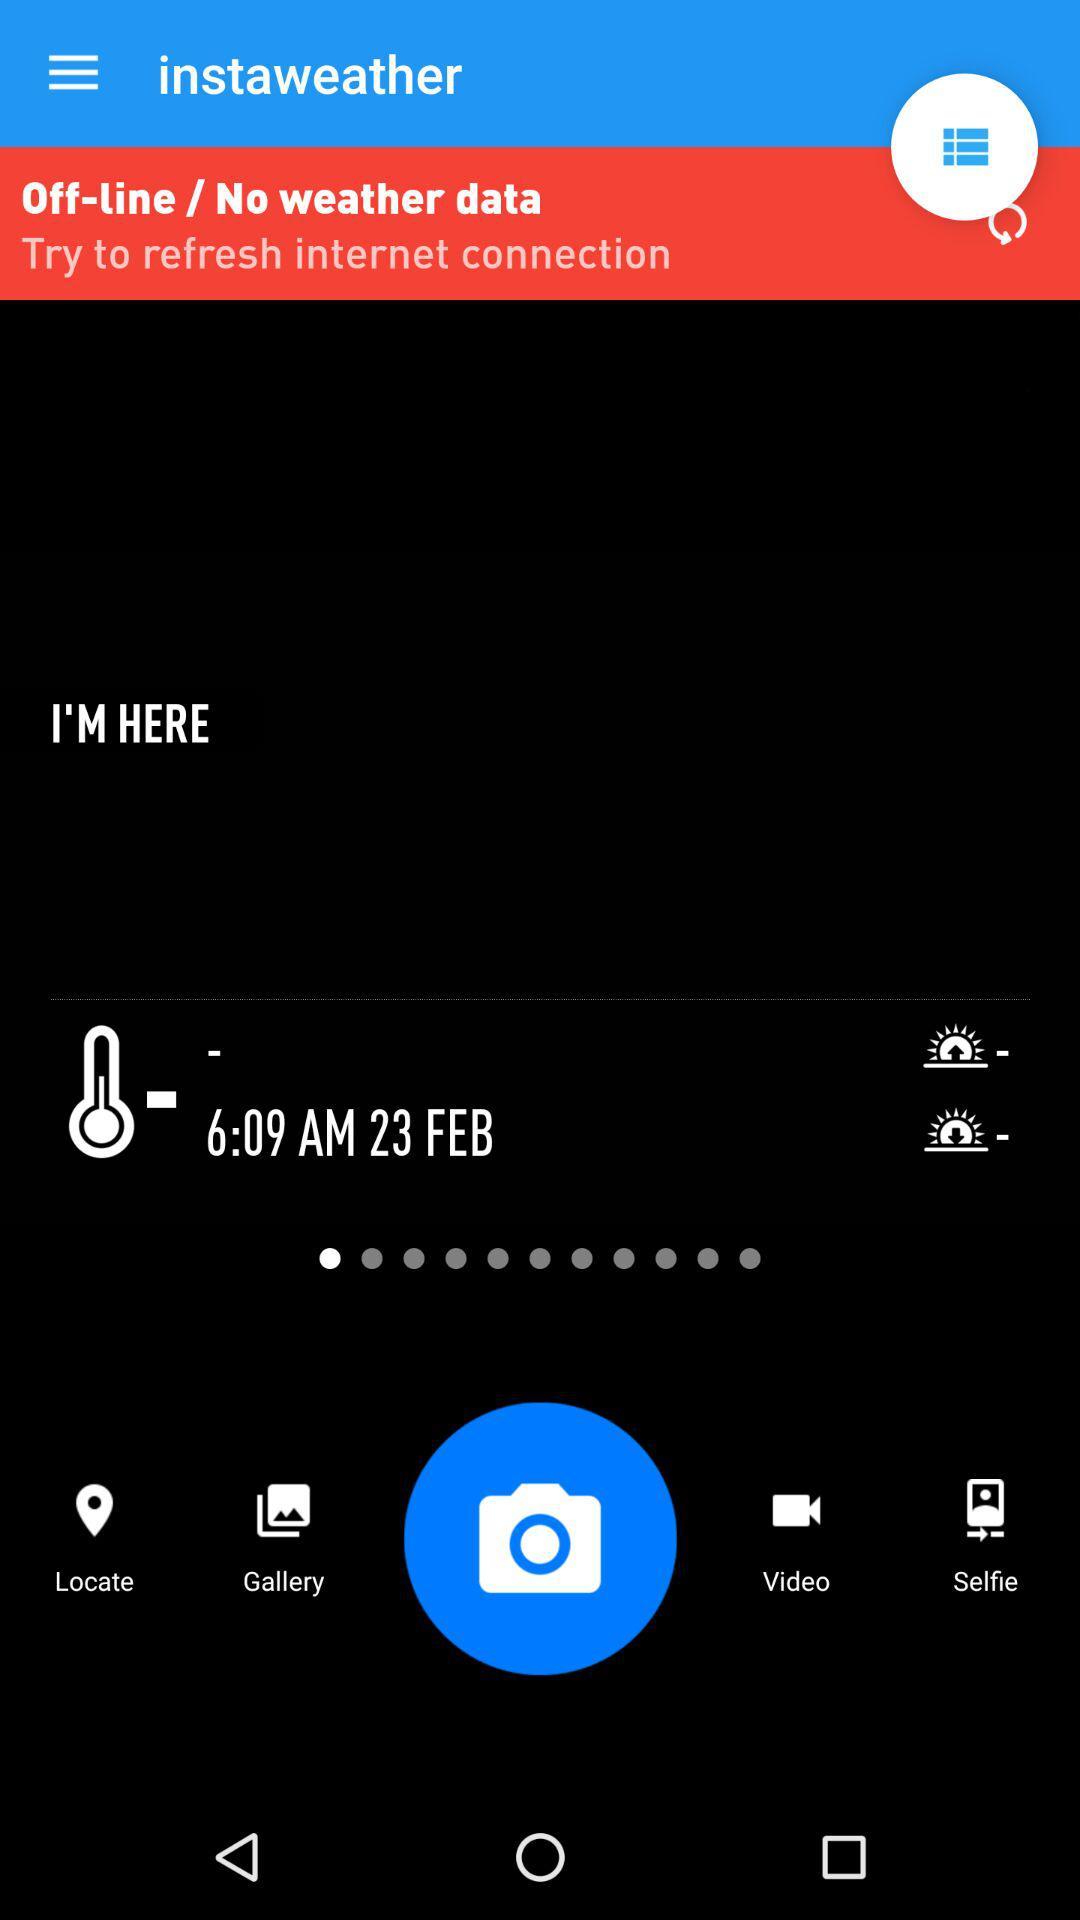  What do you see at coordinates (963, 146) in the screenshot?
I see `the list icon` at bounding box center [963, 146].